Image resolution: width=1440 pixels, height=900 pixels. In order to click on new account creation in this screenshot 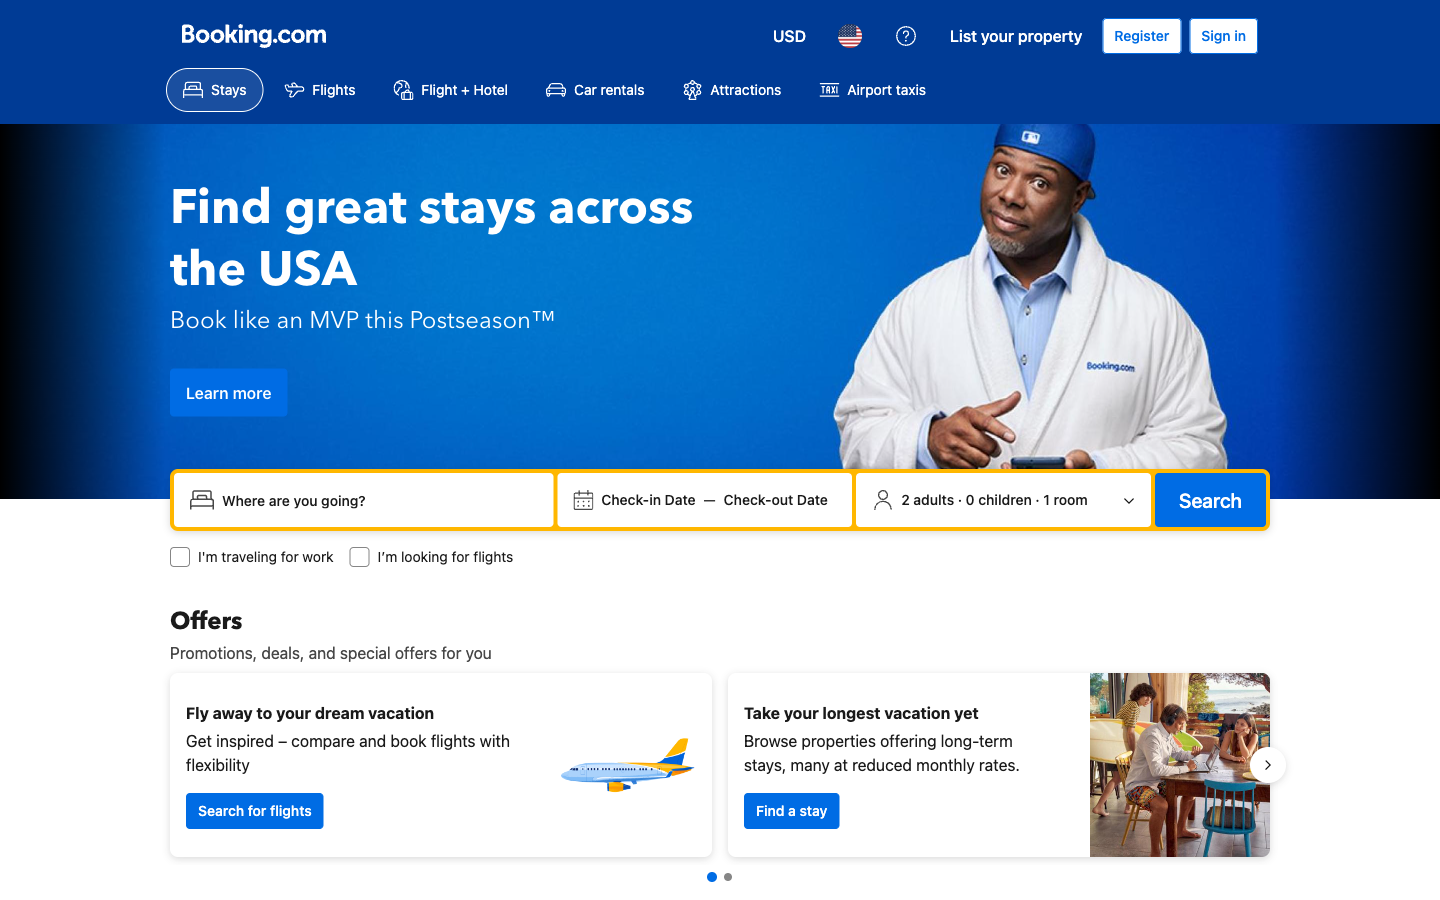, I will do `click(1141, 35)`.